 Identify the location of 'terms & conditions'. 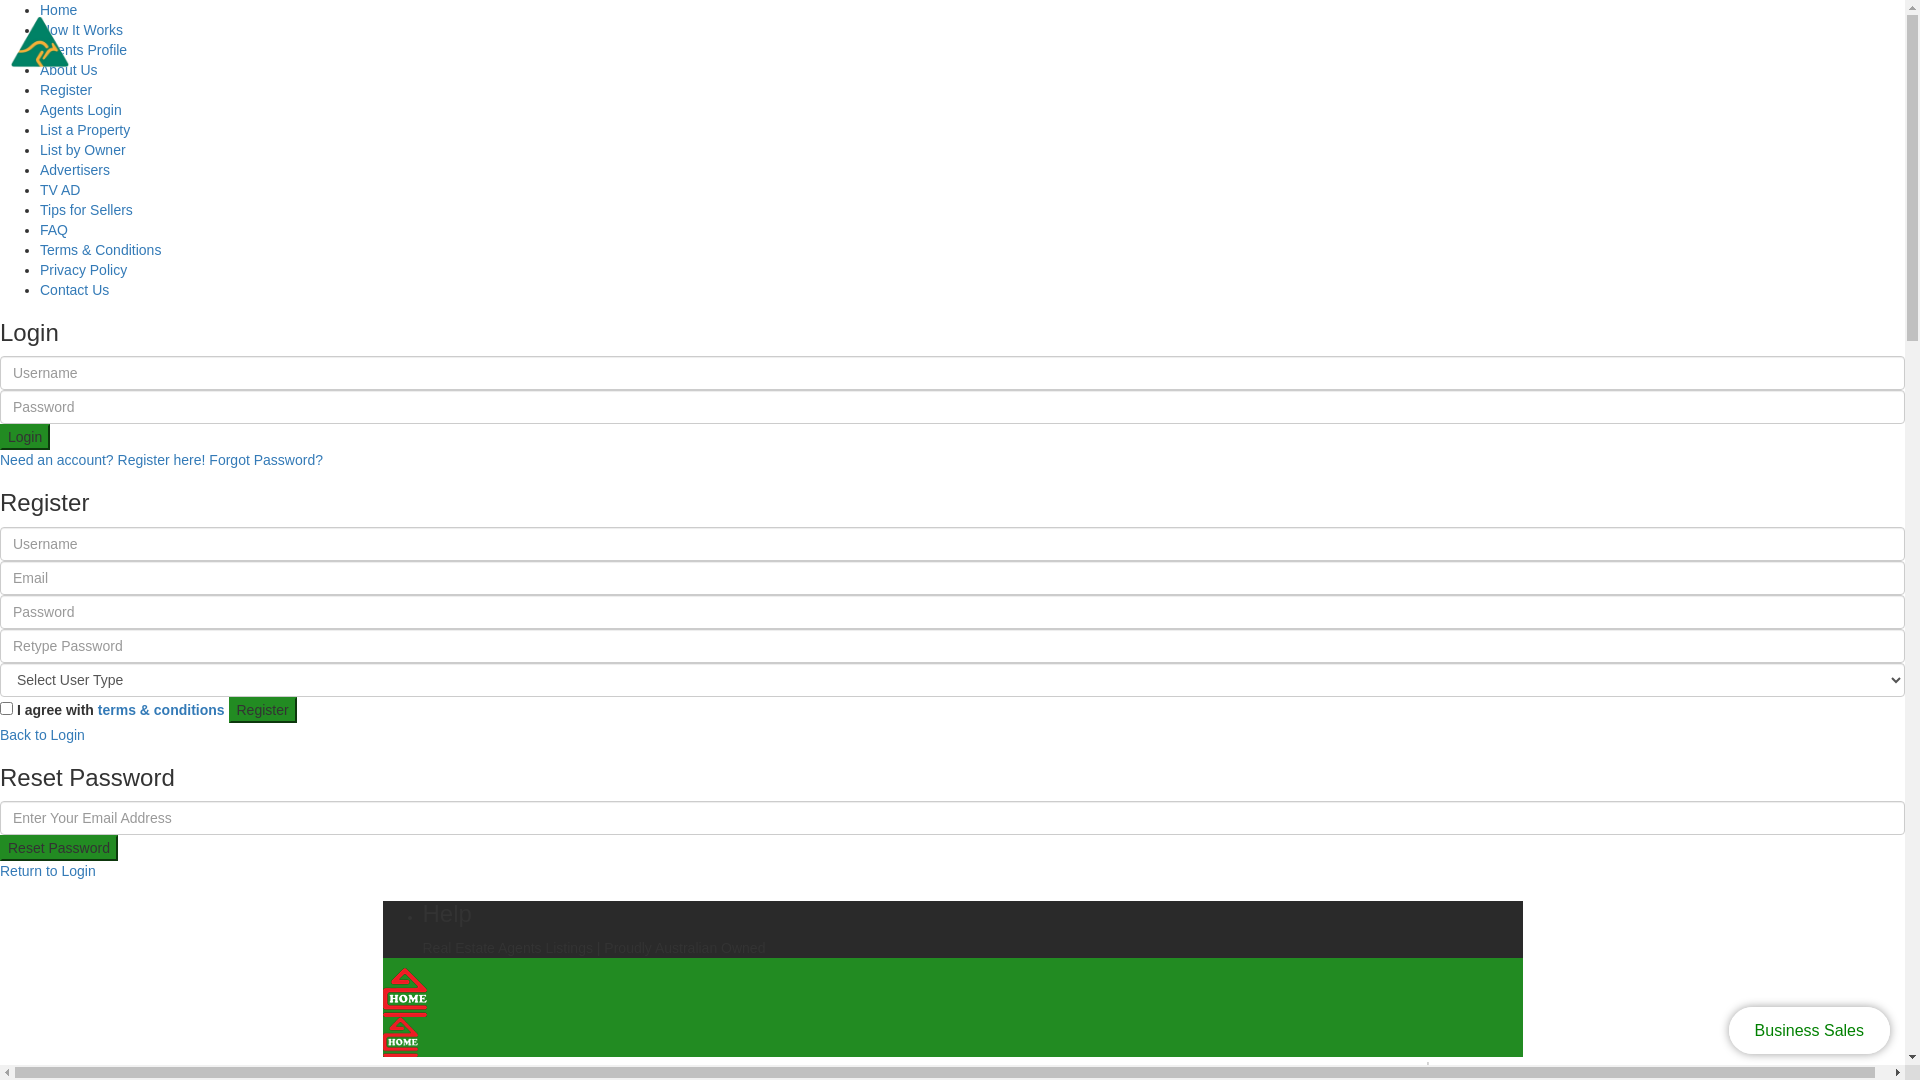
(96, 708).